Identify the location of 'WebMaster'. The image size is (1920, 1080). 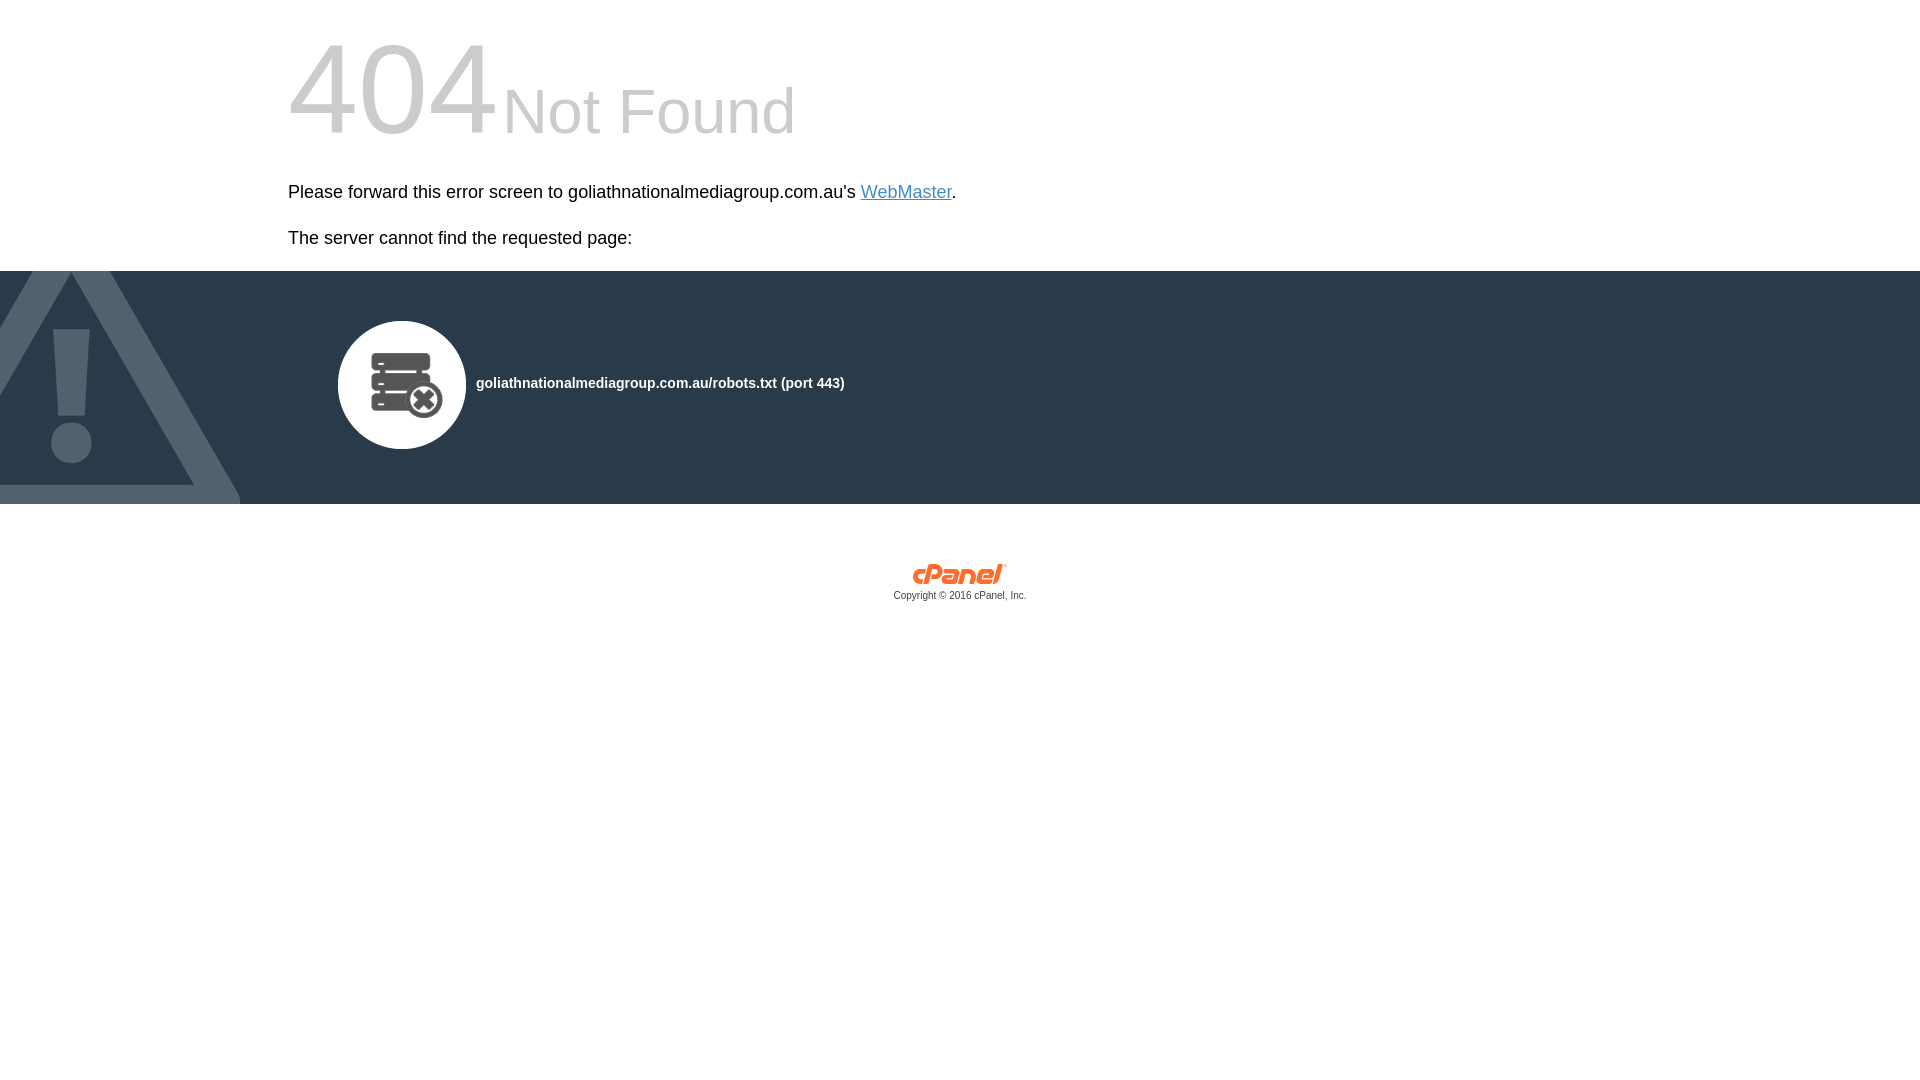
(905, 192).